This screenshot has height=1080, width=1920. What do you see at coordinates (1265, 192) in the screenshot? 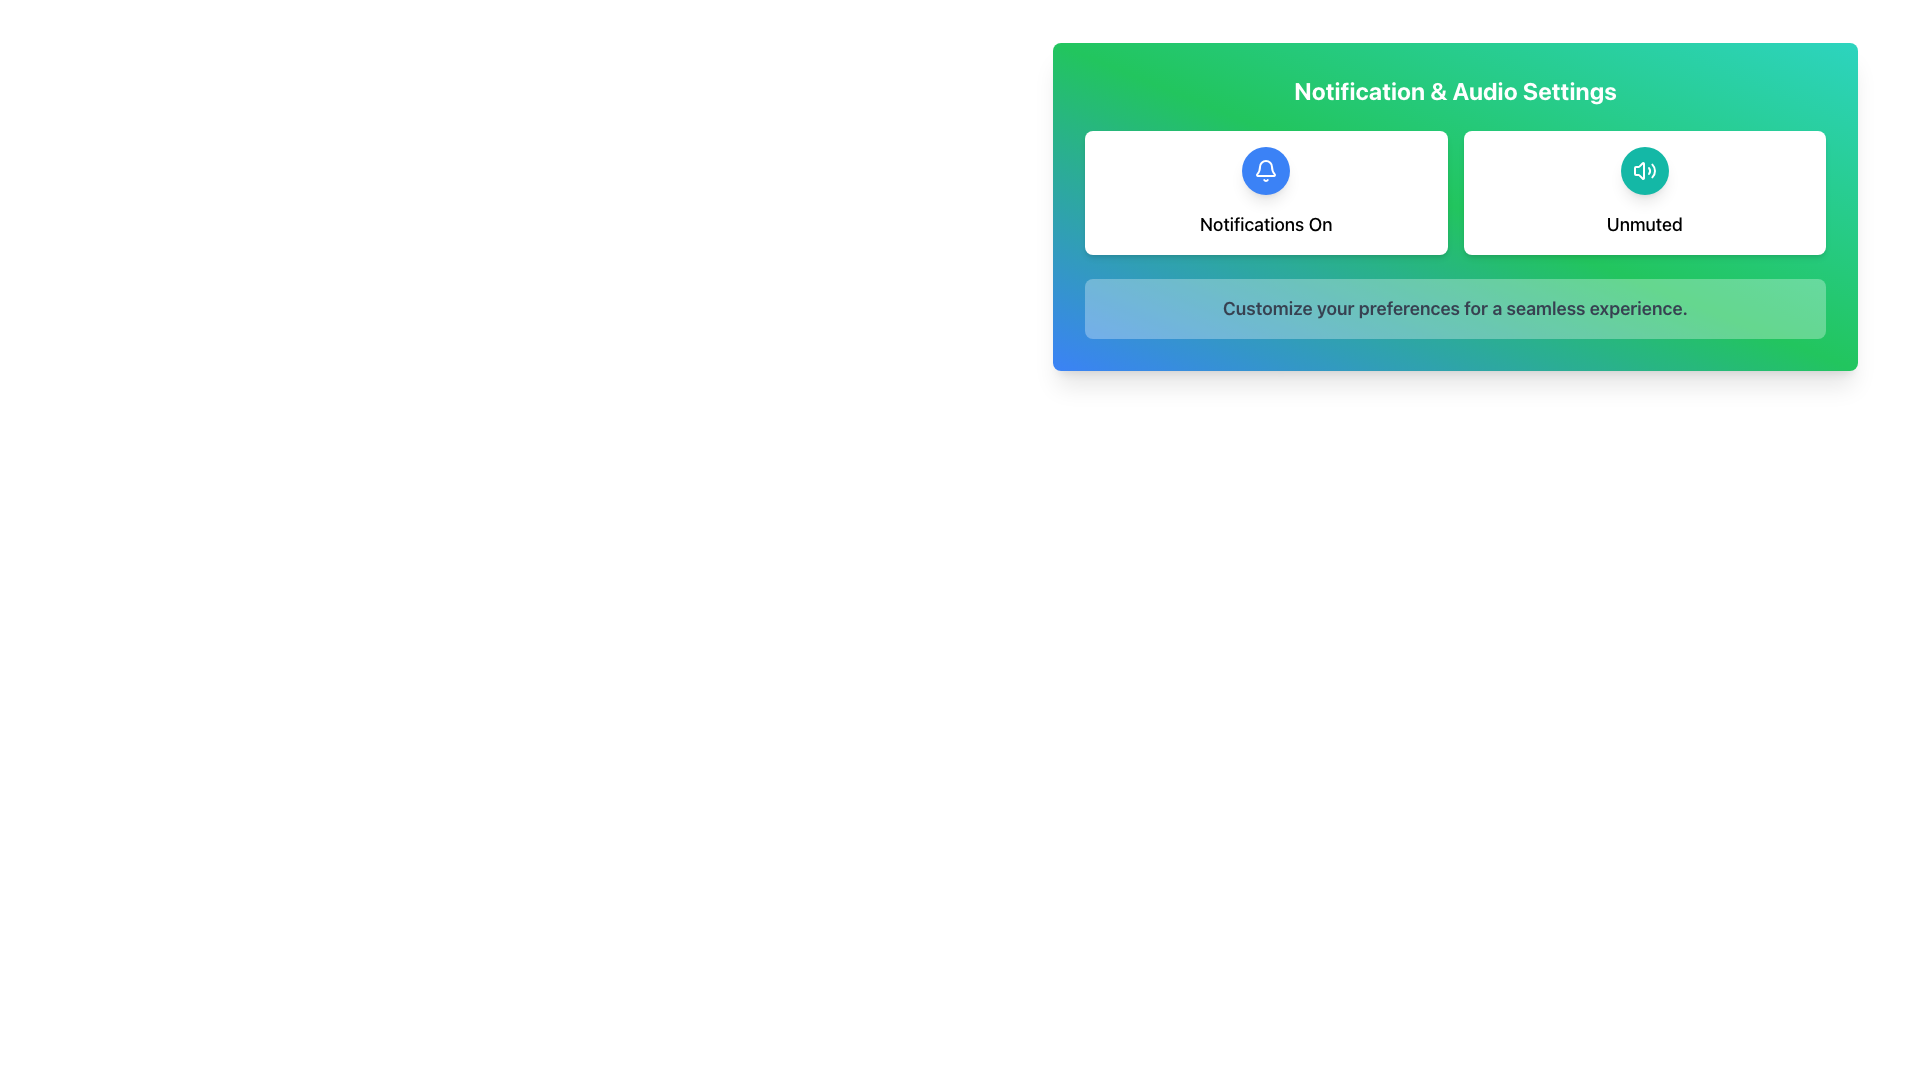
I see `the blue circular button with a bell icon at the top of the notifications card` at bounding box center [1265, 192].